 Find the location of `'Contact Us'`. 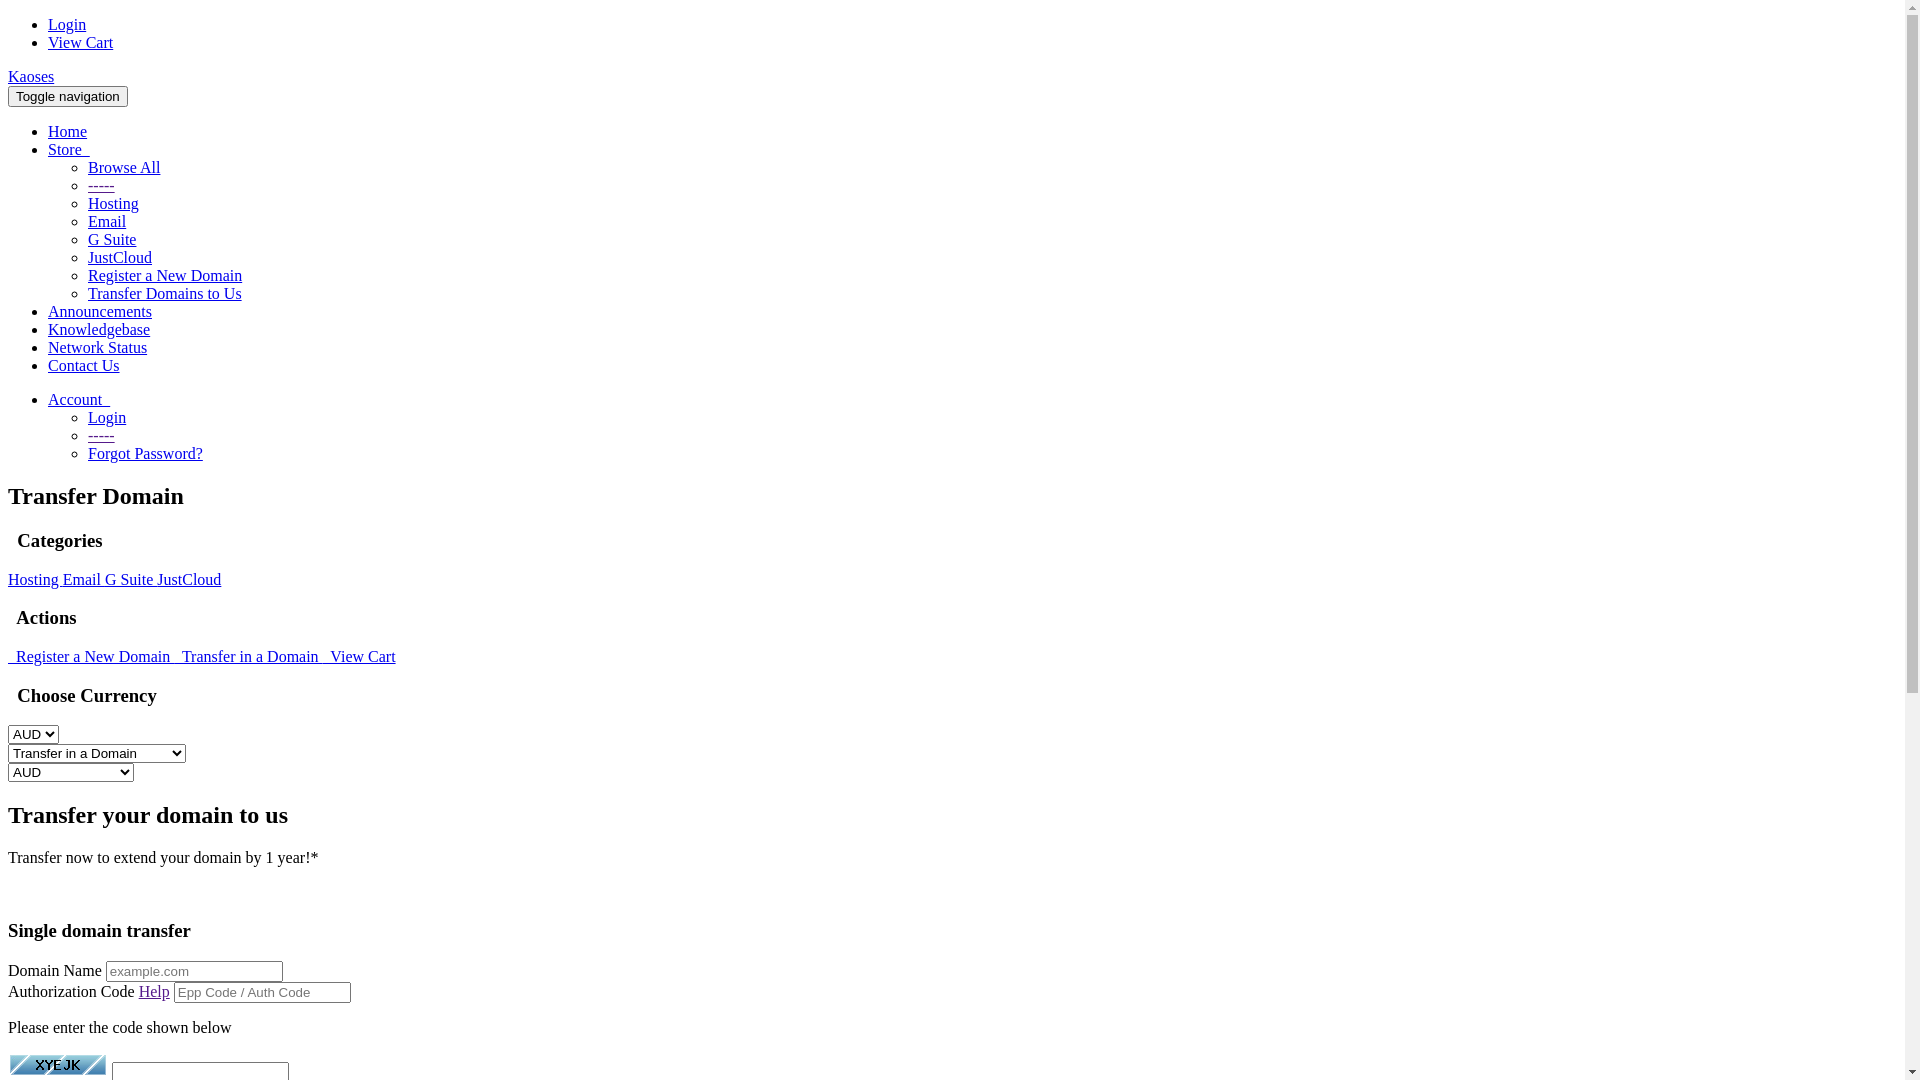

'Contact Us' is located at coordinates (82, 365).